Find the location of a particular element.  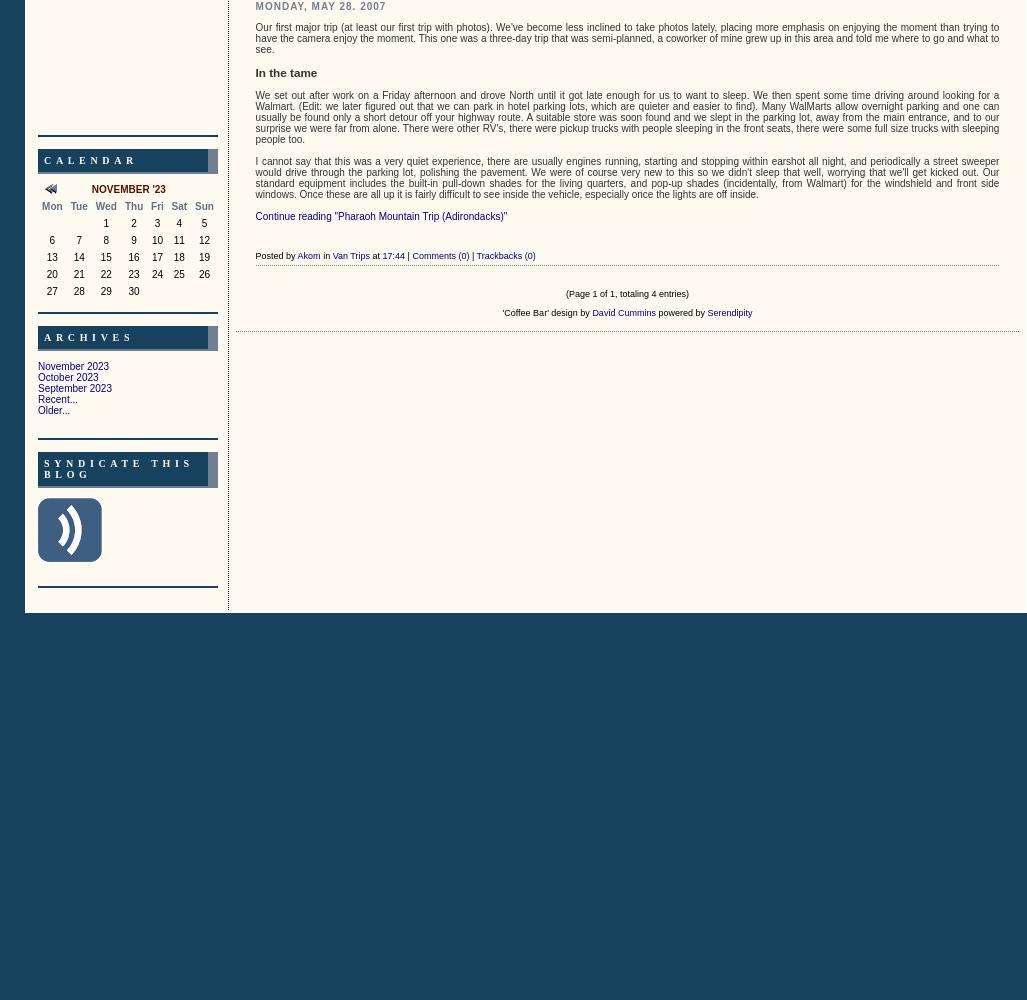

'Sun' is located at coordinates (202, 204).